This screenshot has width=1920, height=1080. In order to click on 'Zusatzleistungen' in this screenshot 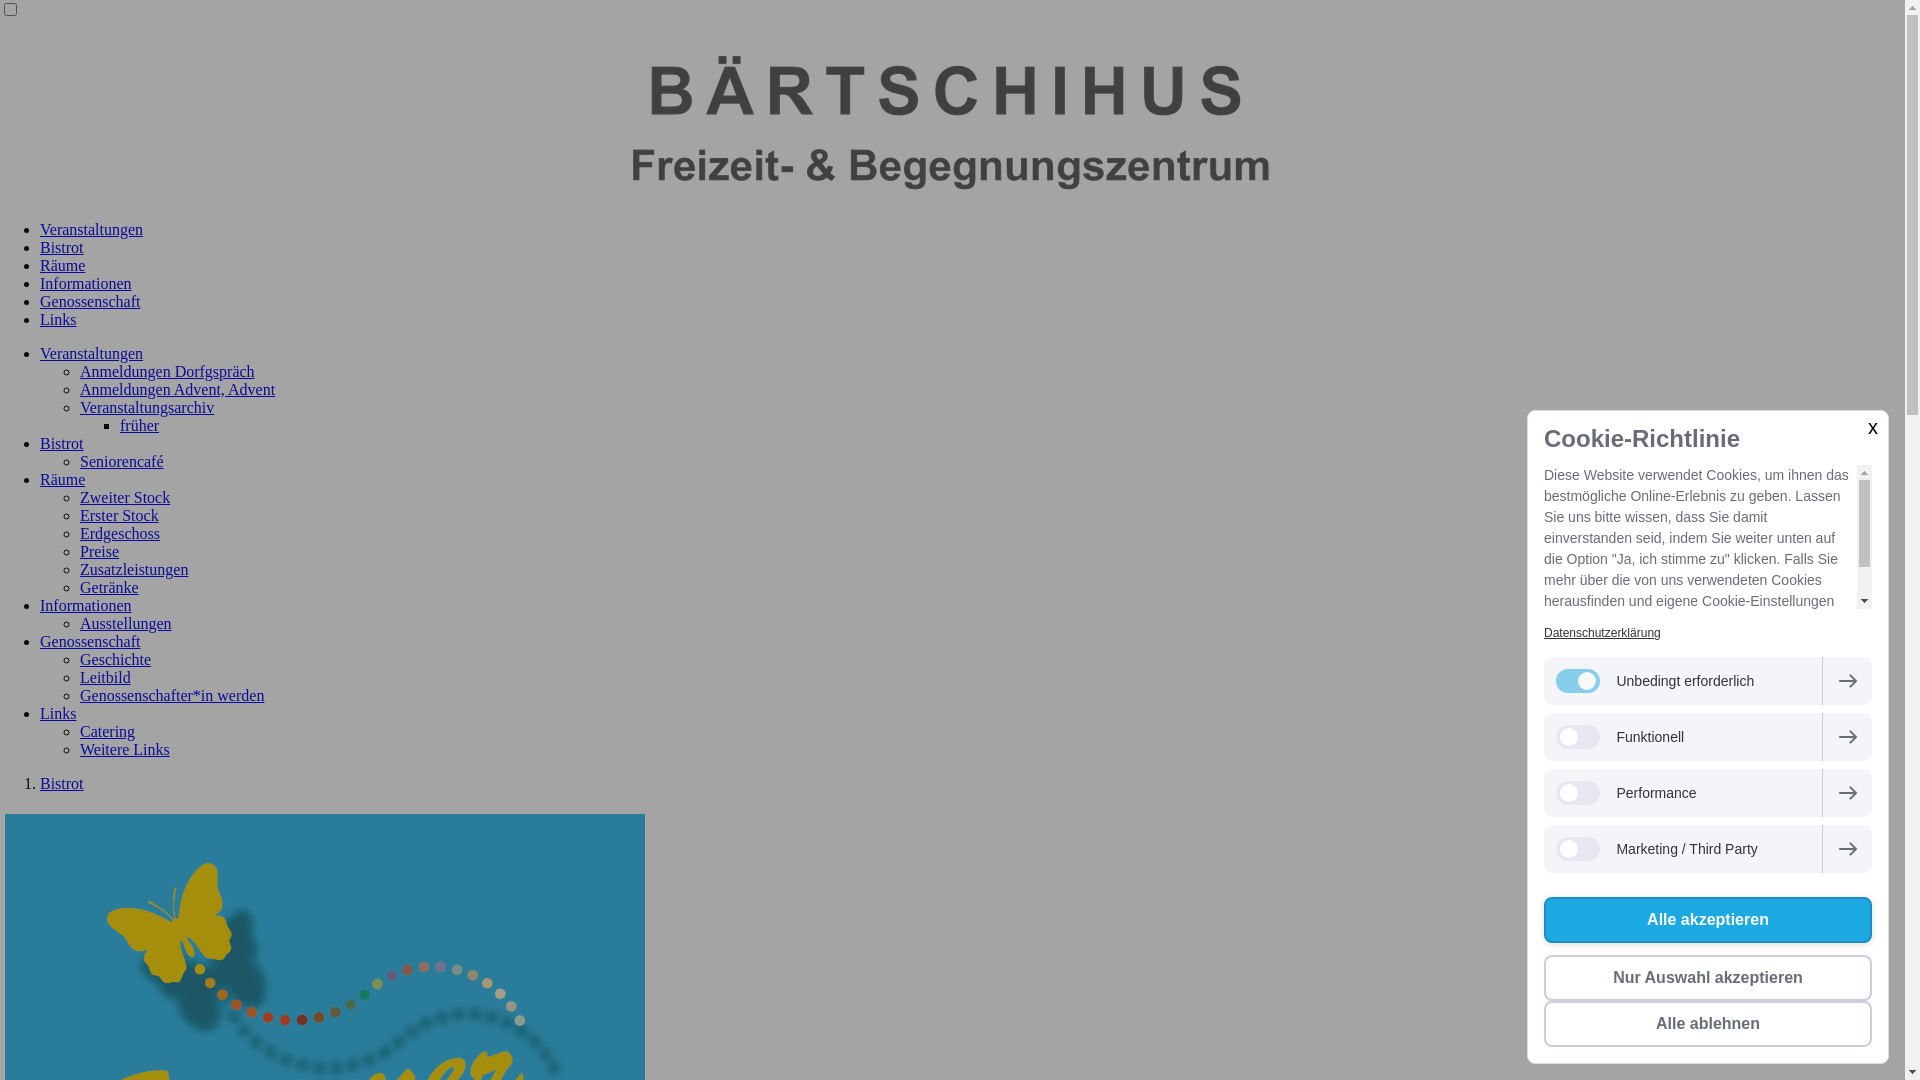, I will do `click(133, 569)`.